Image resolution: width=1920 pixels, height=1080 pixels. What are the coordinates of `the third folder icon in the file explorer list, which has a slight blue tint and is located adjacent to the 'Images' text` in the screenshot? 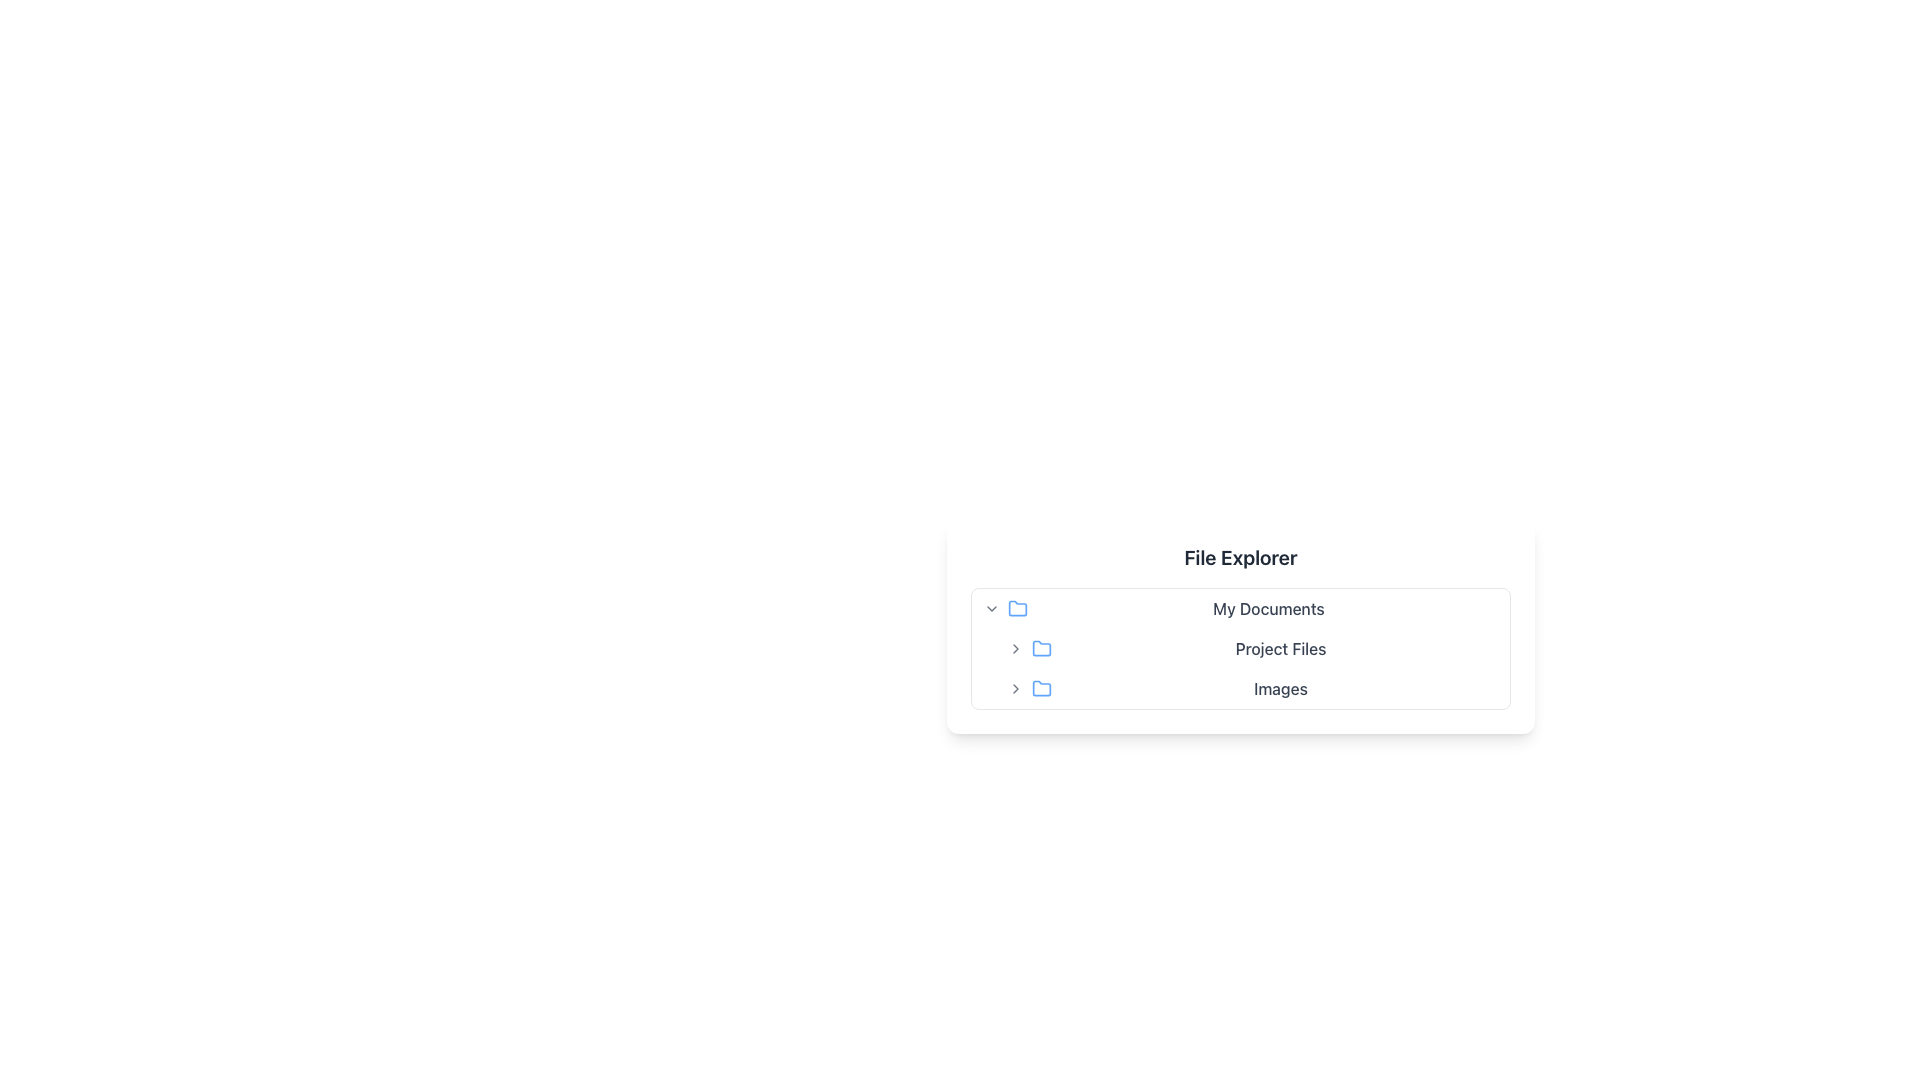 It's located at (1040, 686).